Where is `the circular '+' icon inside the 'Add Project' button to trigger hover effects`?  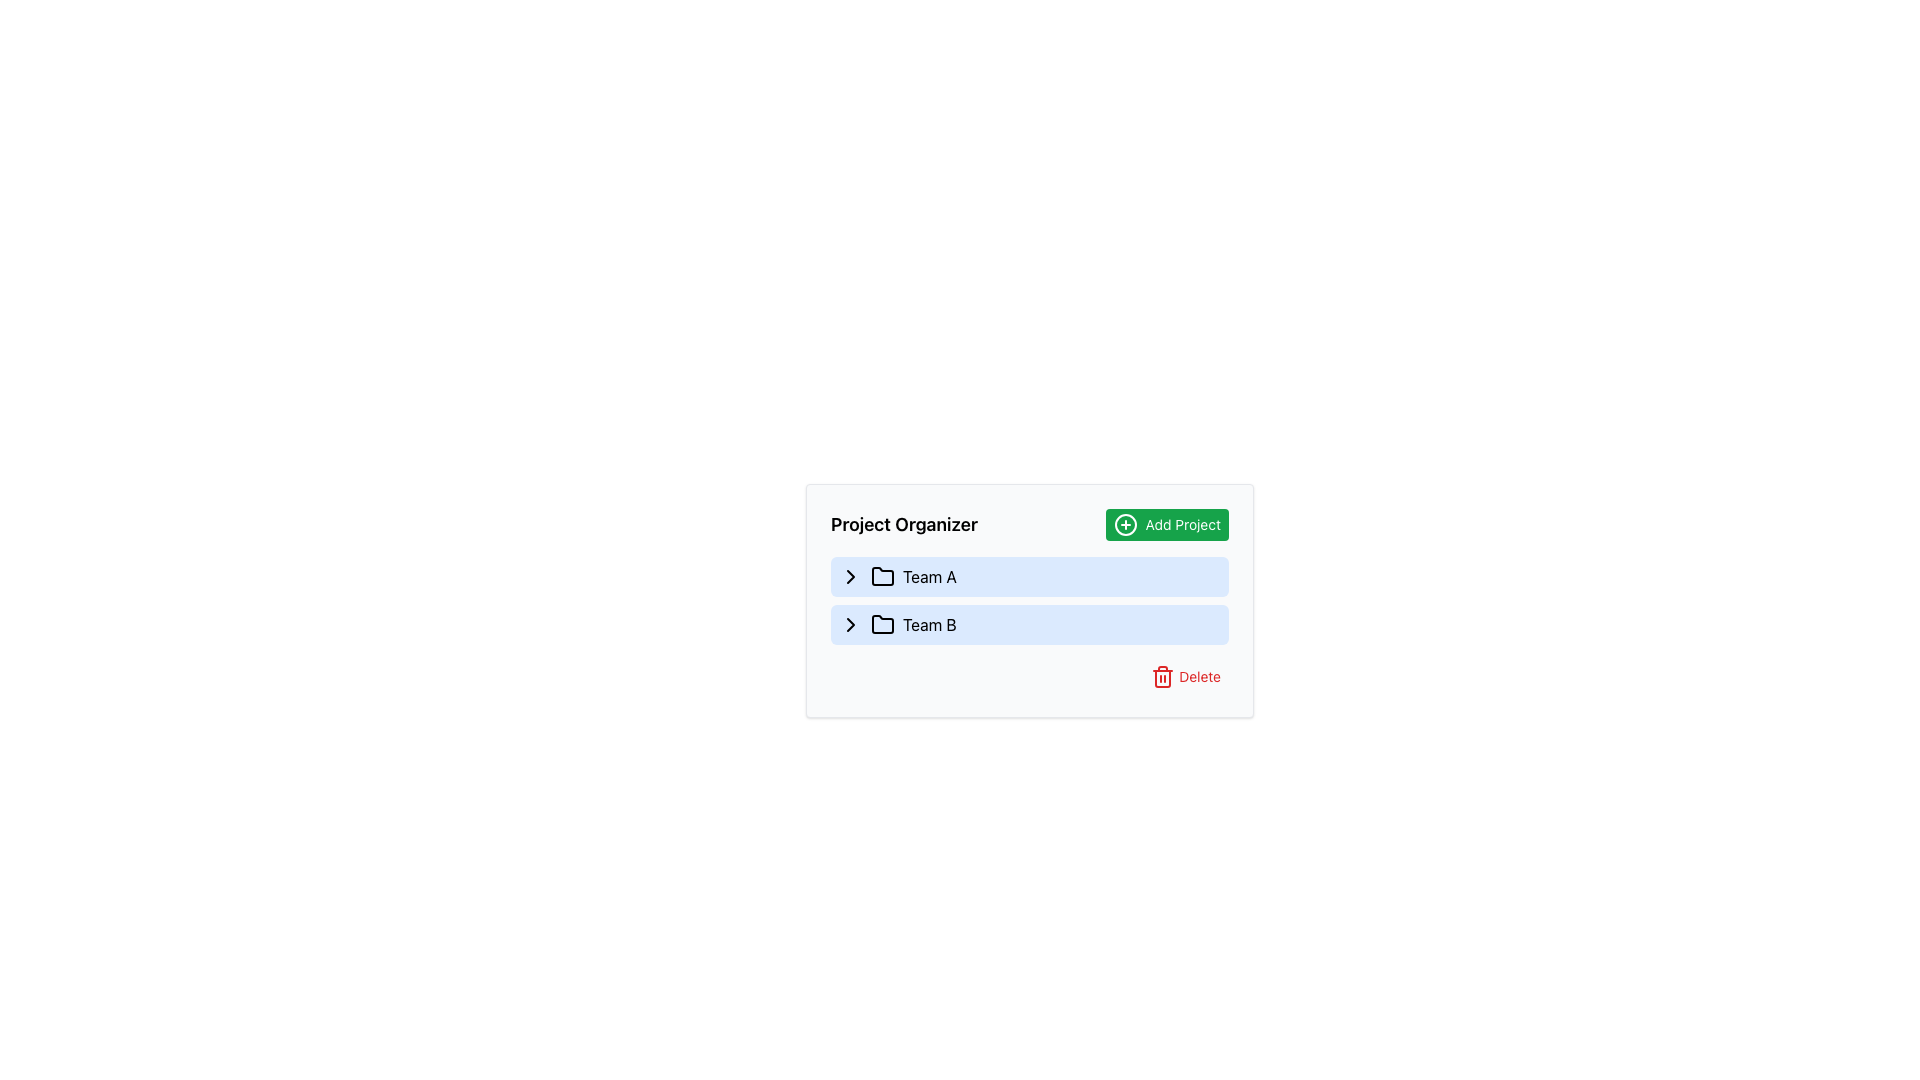 the circular '+' icon inside the 'Add Project' button to trigger hover effects is located at coordinates (1125, 523).